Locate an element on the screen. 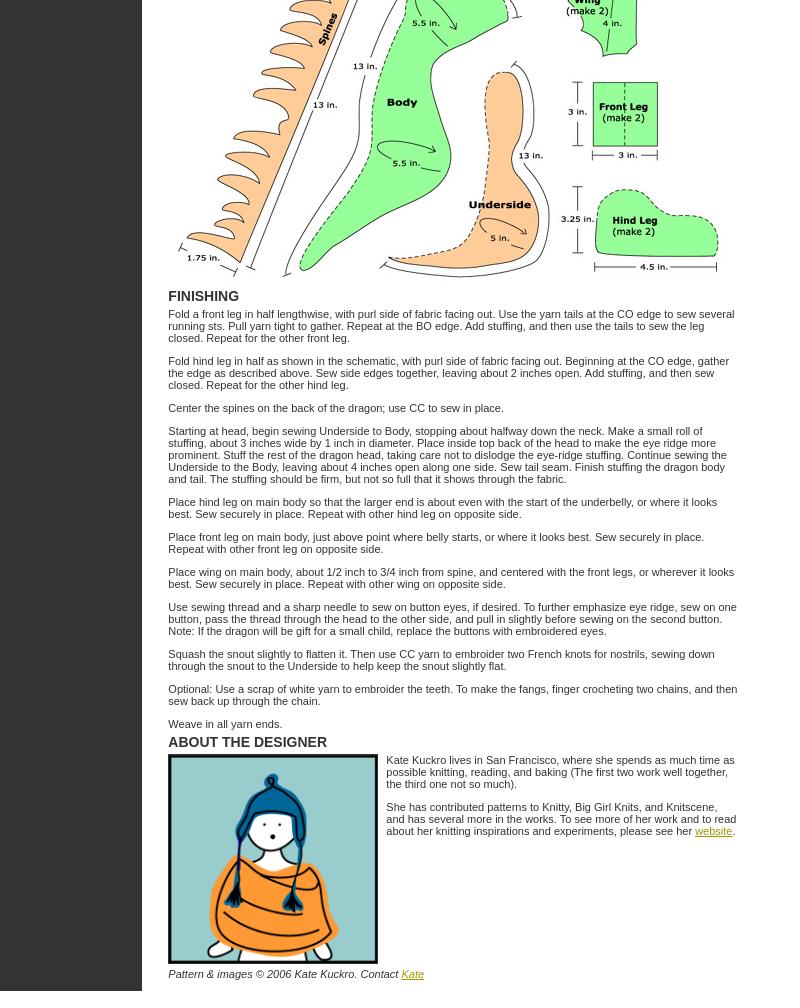 The width and height of the screenshot is (800, 1008). '.' is located at coordinates (732, 830).